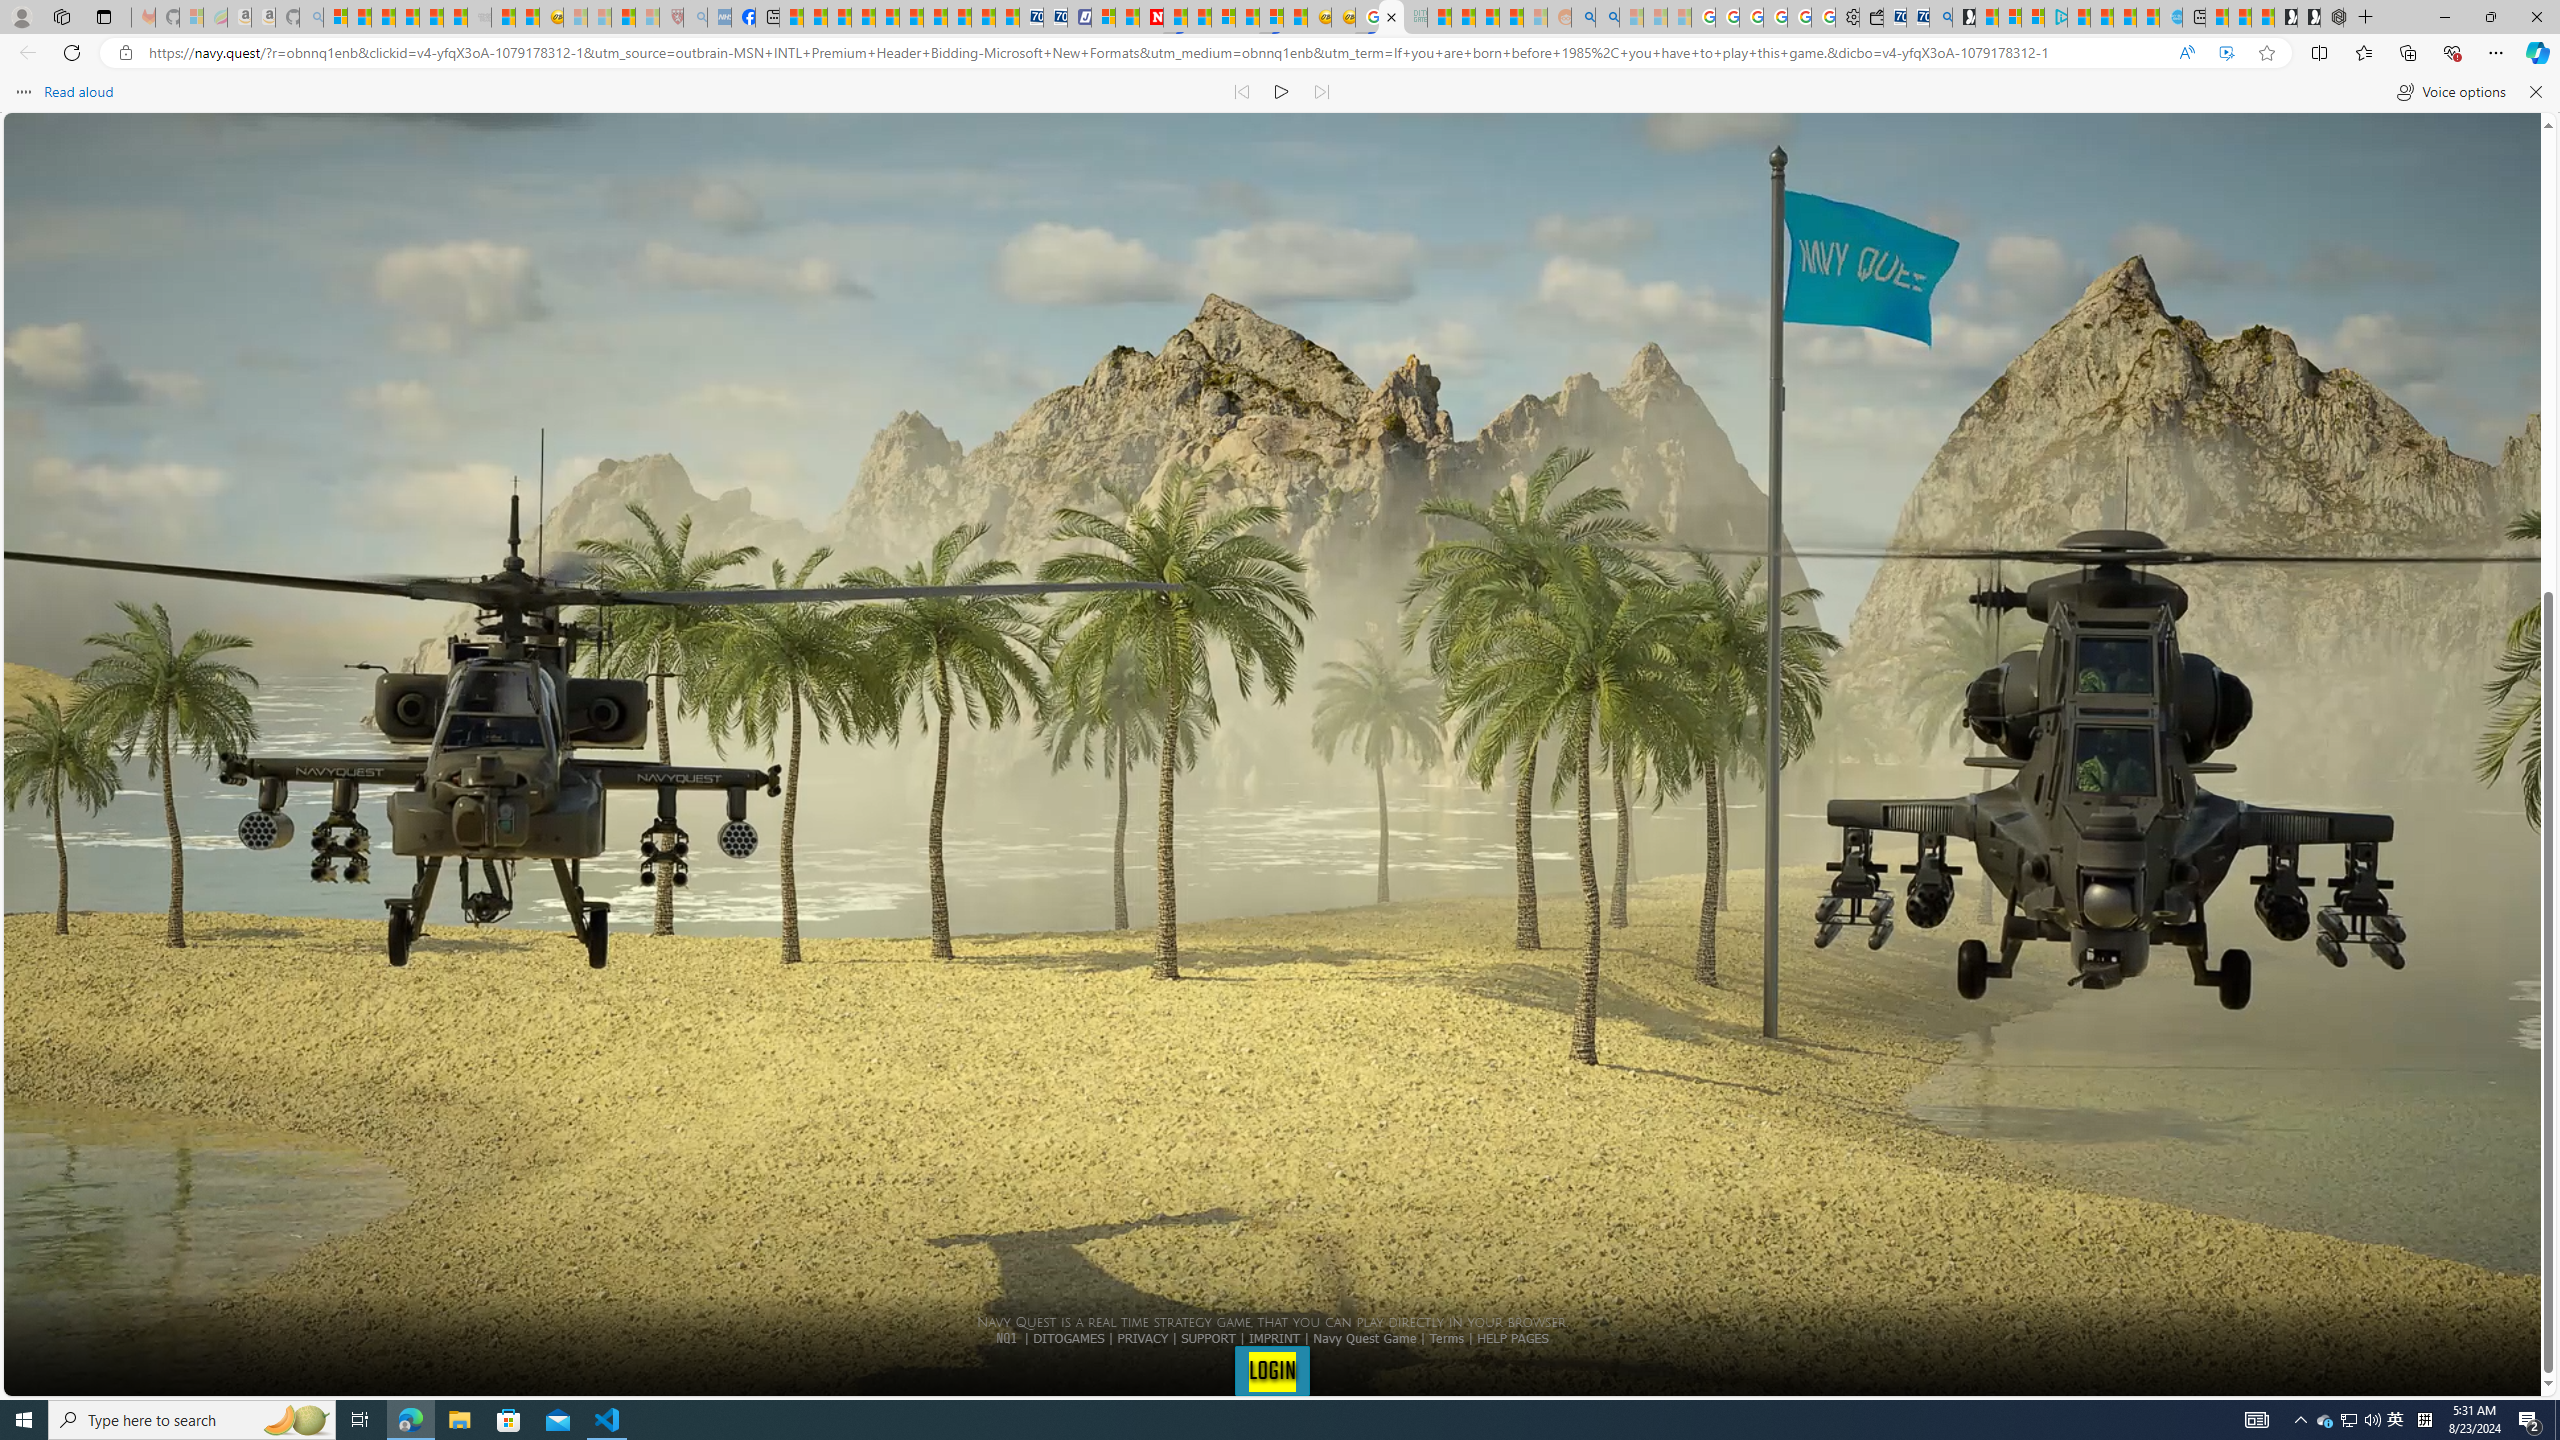 This screenshot has height=1440, width=2560. Describe the element at coordinates (1199, 16) in the screenshot. I see `'14 Common Myths Debunked By Scientific Facts'` at that location.